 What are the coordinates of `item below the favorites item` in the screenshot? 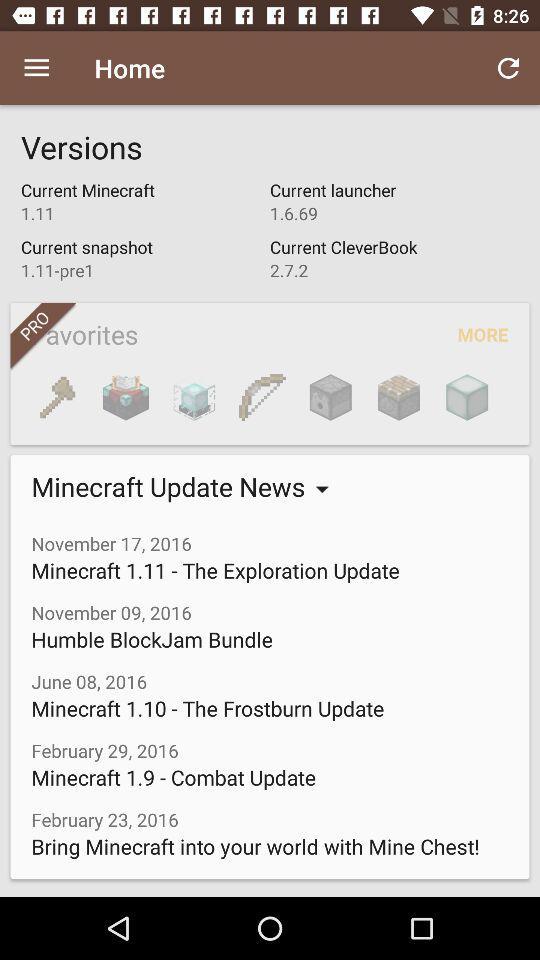 It's located at (330, 396).